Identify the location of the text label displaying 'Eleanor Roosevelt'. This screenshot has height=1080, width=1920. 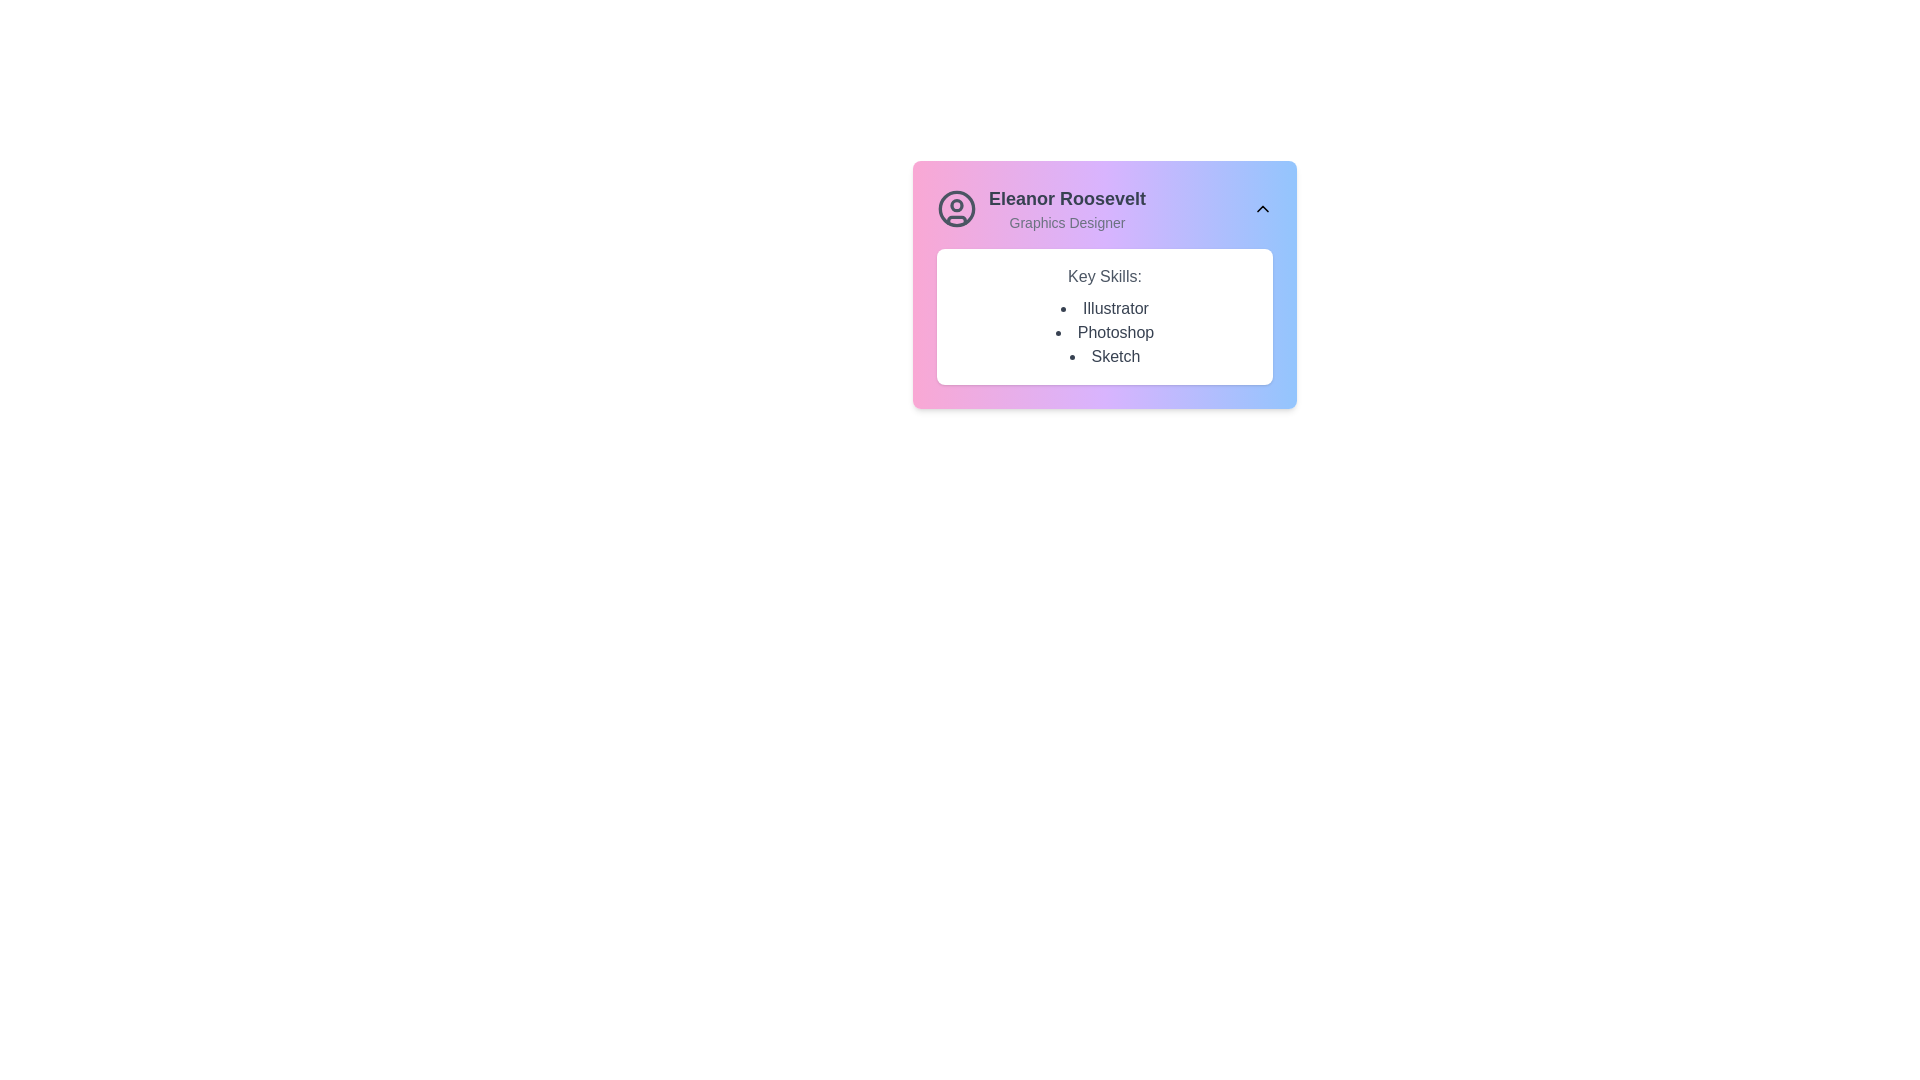
(1066, 199).